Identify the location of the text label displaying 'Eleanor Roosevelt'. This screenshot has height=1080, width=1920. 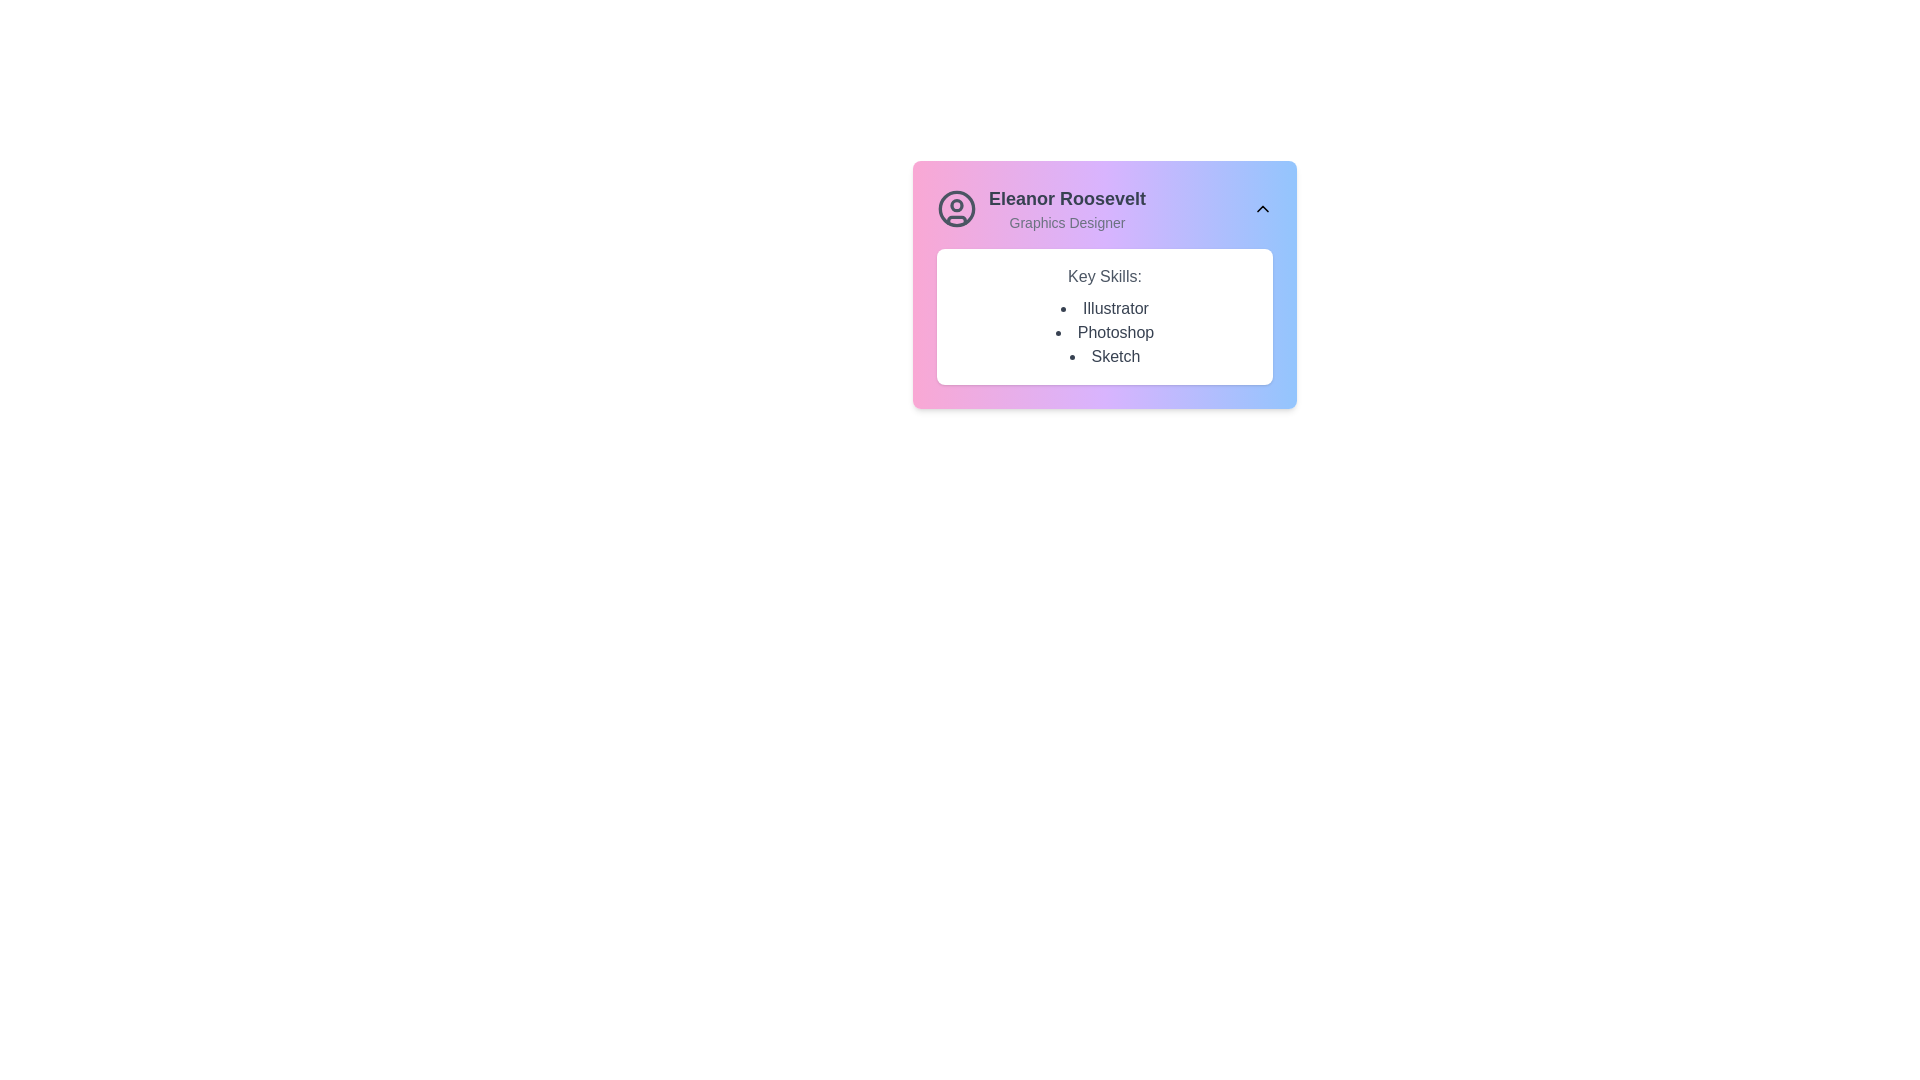
(1066, 199).